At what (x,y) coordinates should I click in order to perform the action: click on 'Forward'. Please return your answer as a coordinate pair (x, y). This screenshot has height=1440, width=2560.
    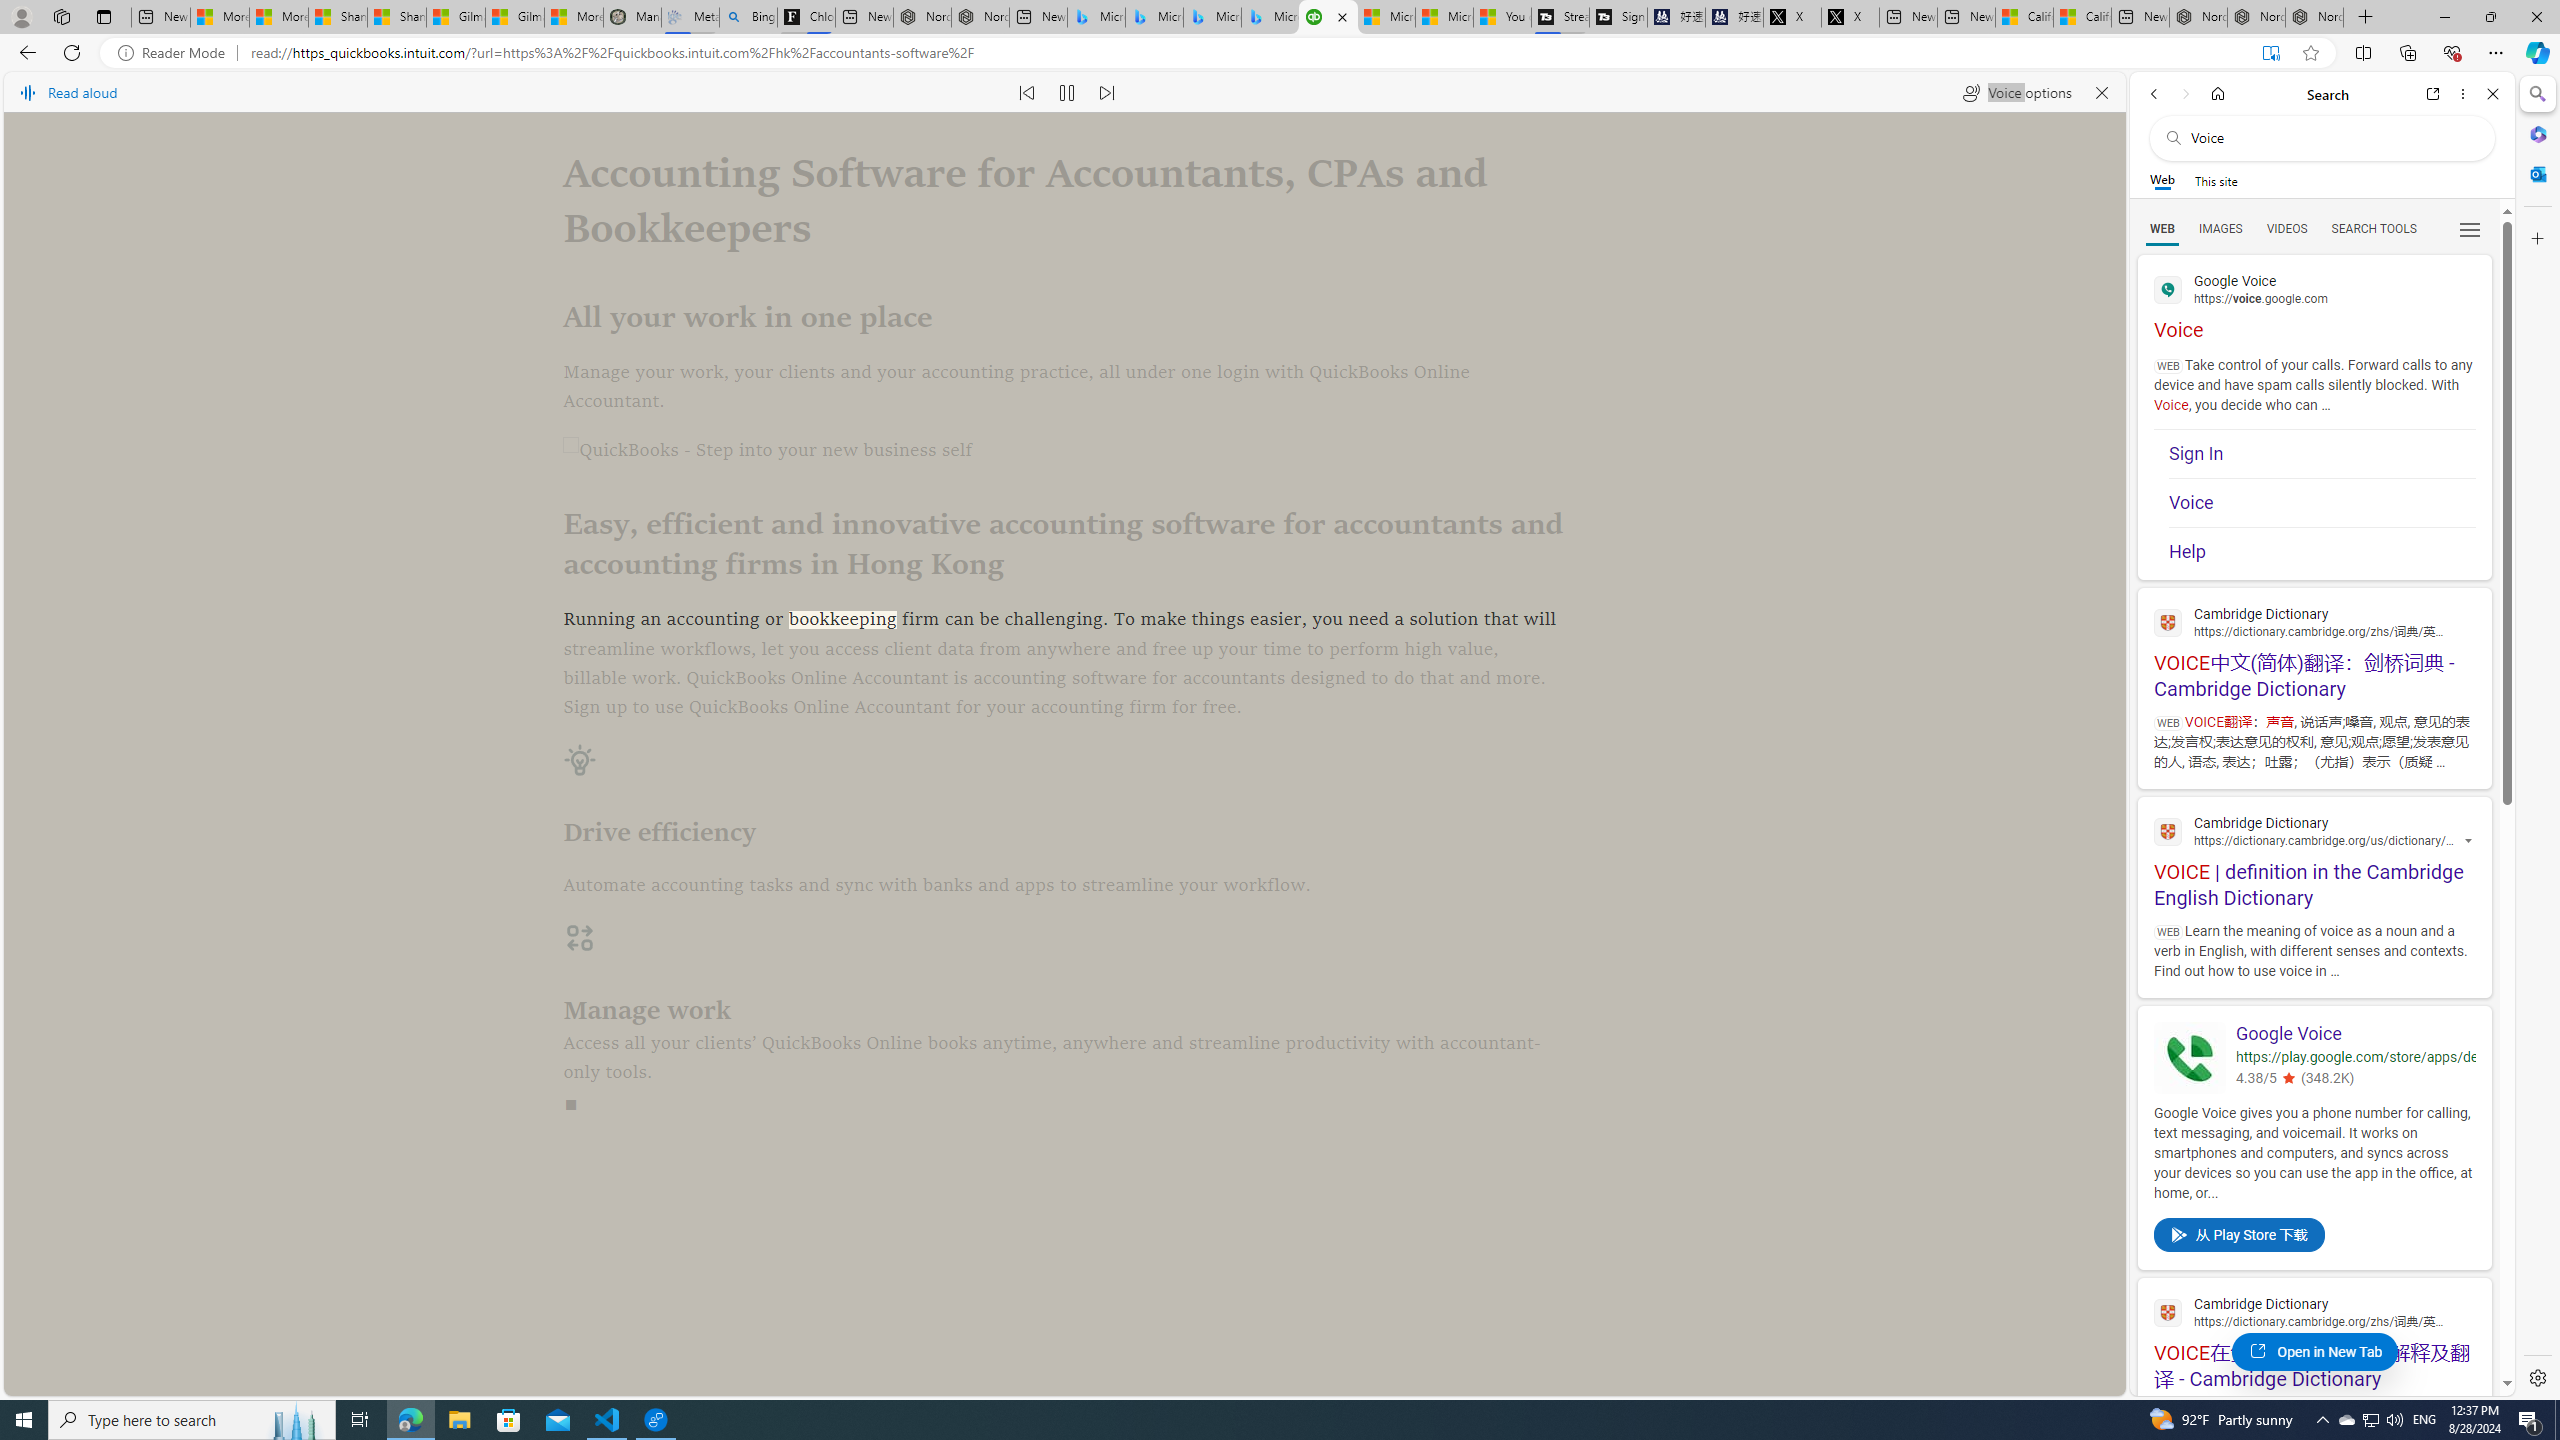
    Looking at the image, I should click on (2184, 93).